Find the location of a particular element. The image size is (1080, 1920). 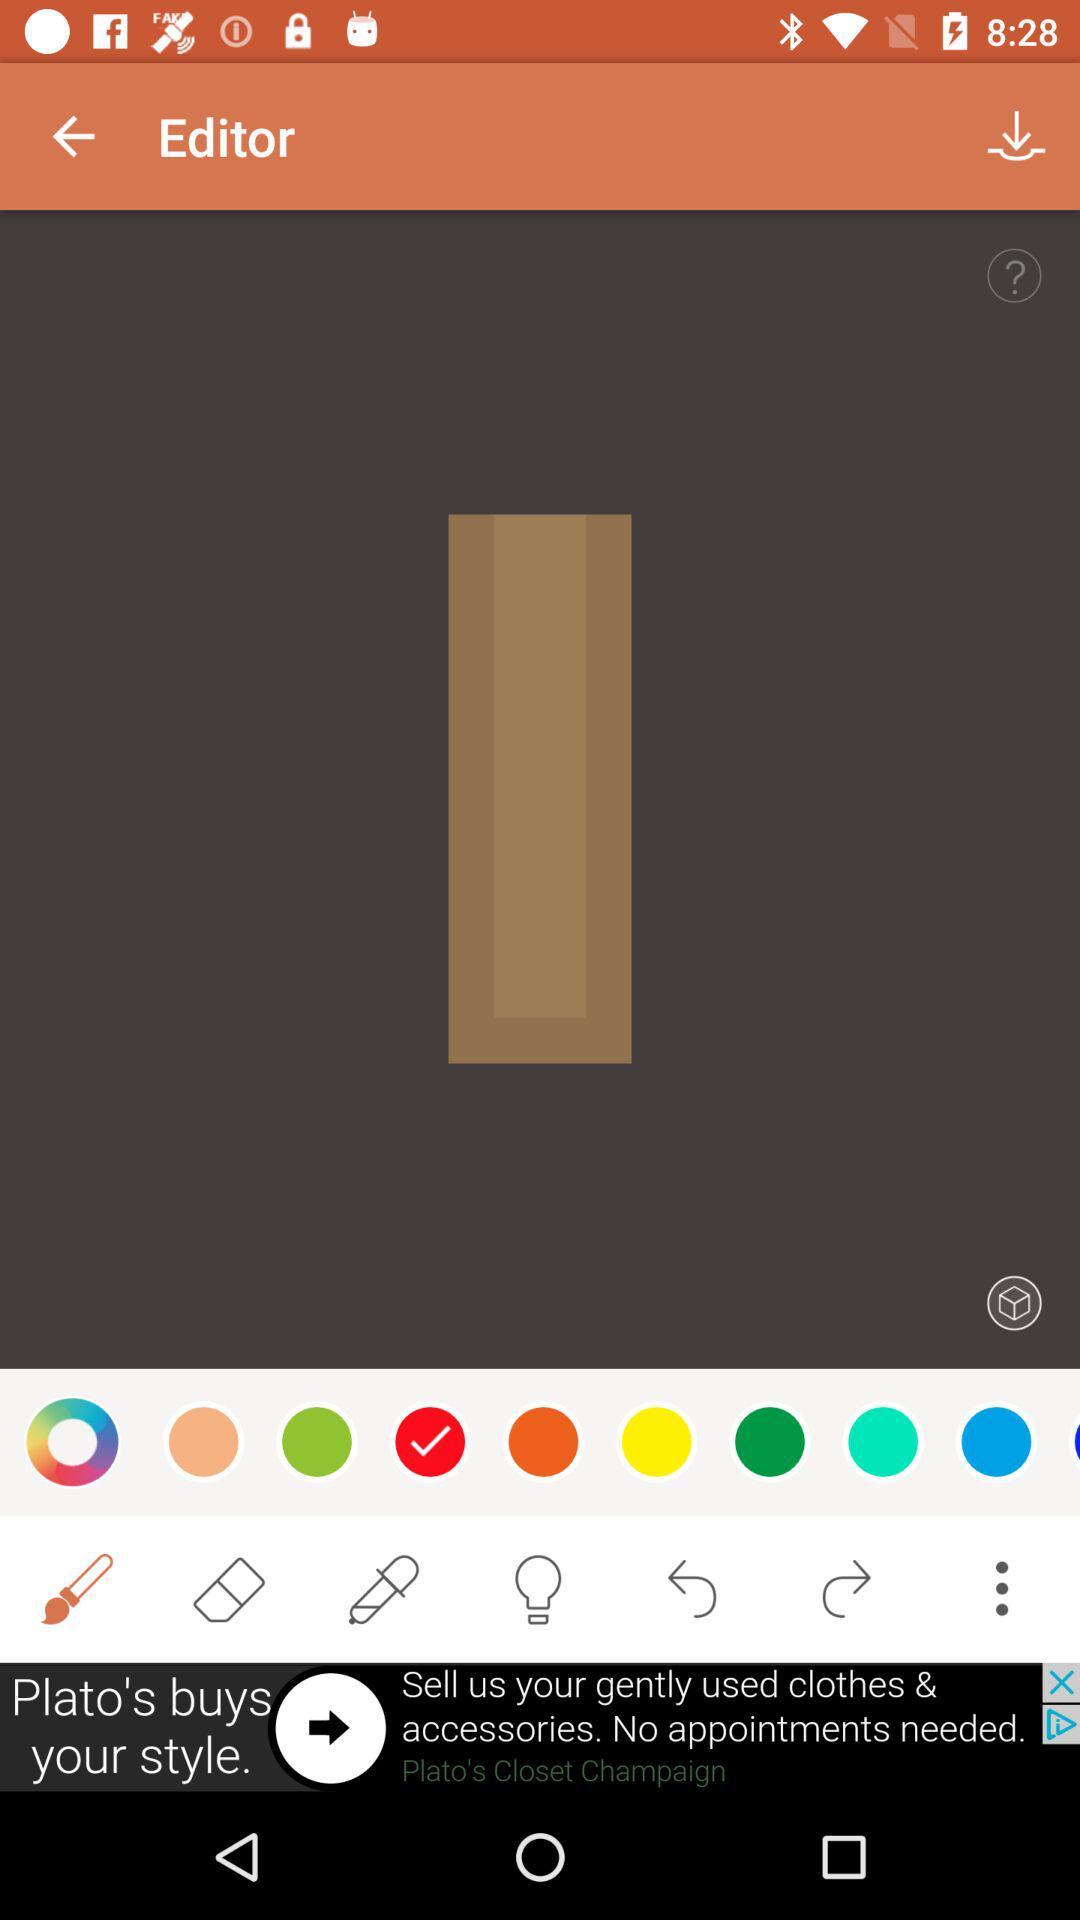

help icon is located at coordinates (1014, 274).